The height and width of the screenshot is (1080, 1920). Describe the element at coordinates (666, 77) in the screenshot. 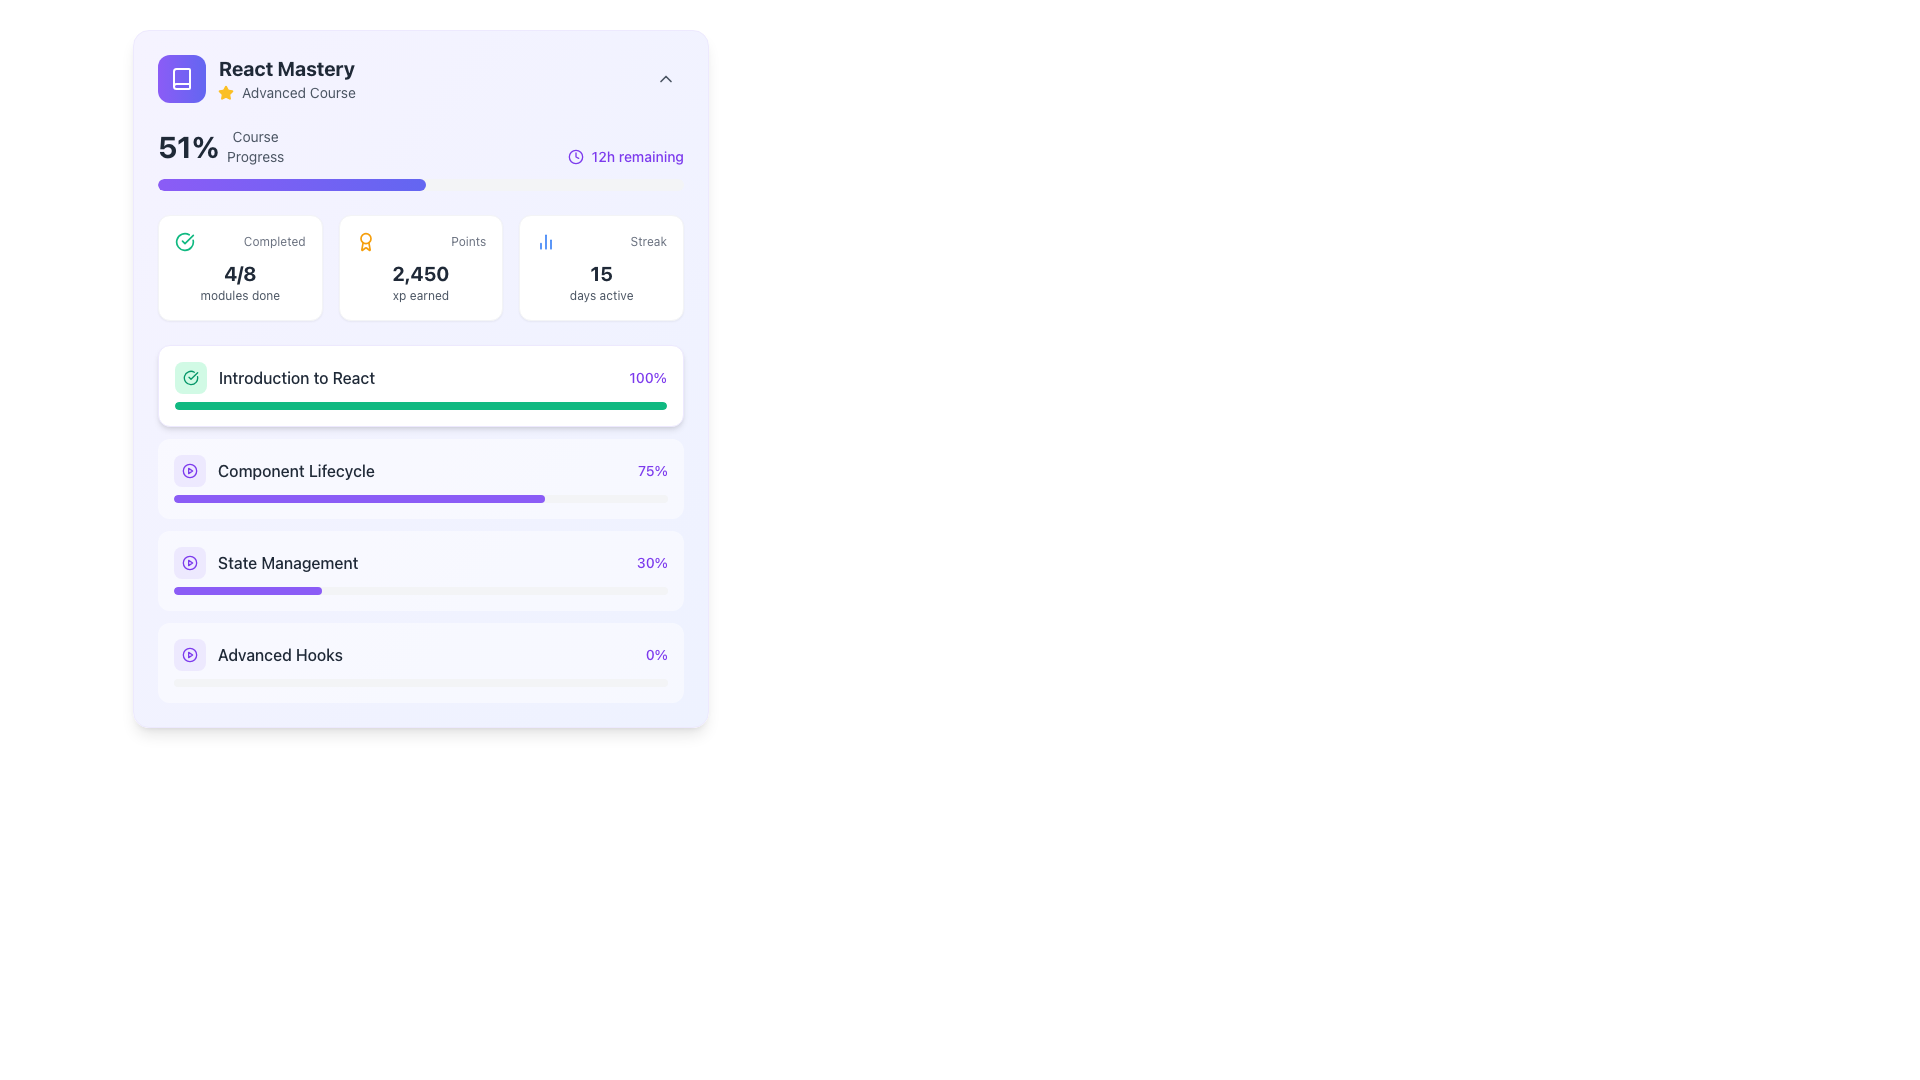

I see `the chevron icon in the top-right corner of the React Mastery course card` at that location.